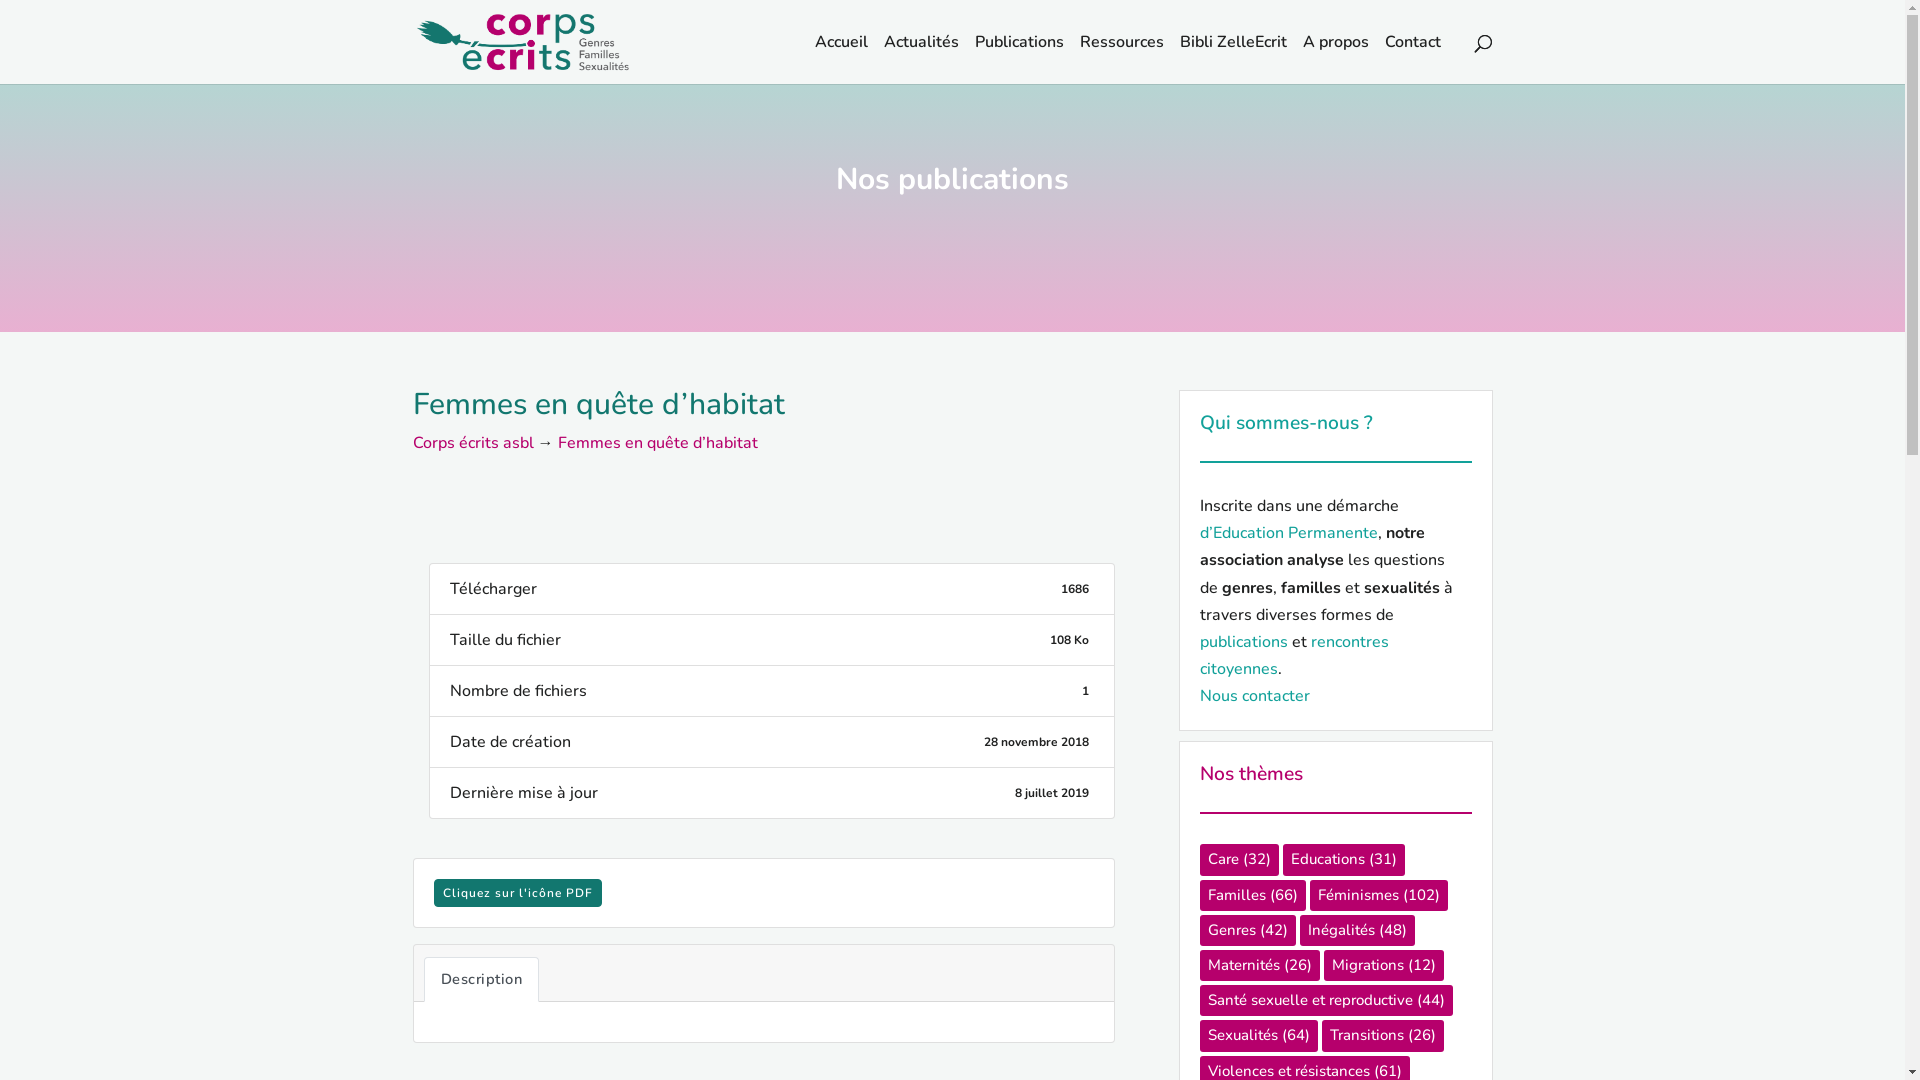  Describe the element at coordinates (1242, 641) in the screenshot. I see `'publications'` at that location.